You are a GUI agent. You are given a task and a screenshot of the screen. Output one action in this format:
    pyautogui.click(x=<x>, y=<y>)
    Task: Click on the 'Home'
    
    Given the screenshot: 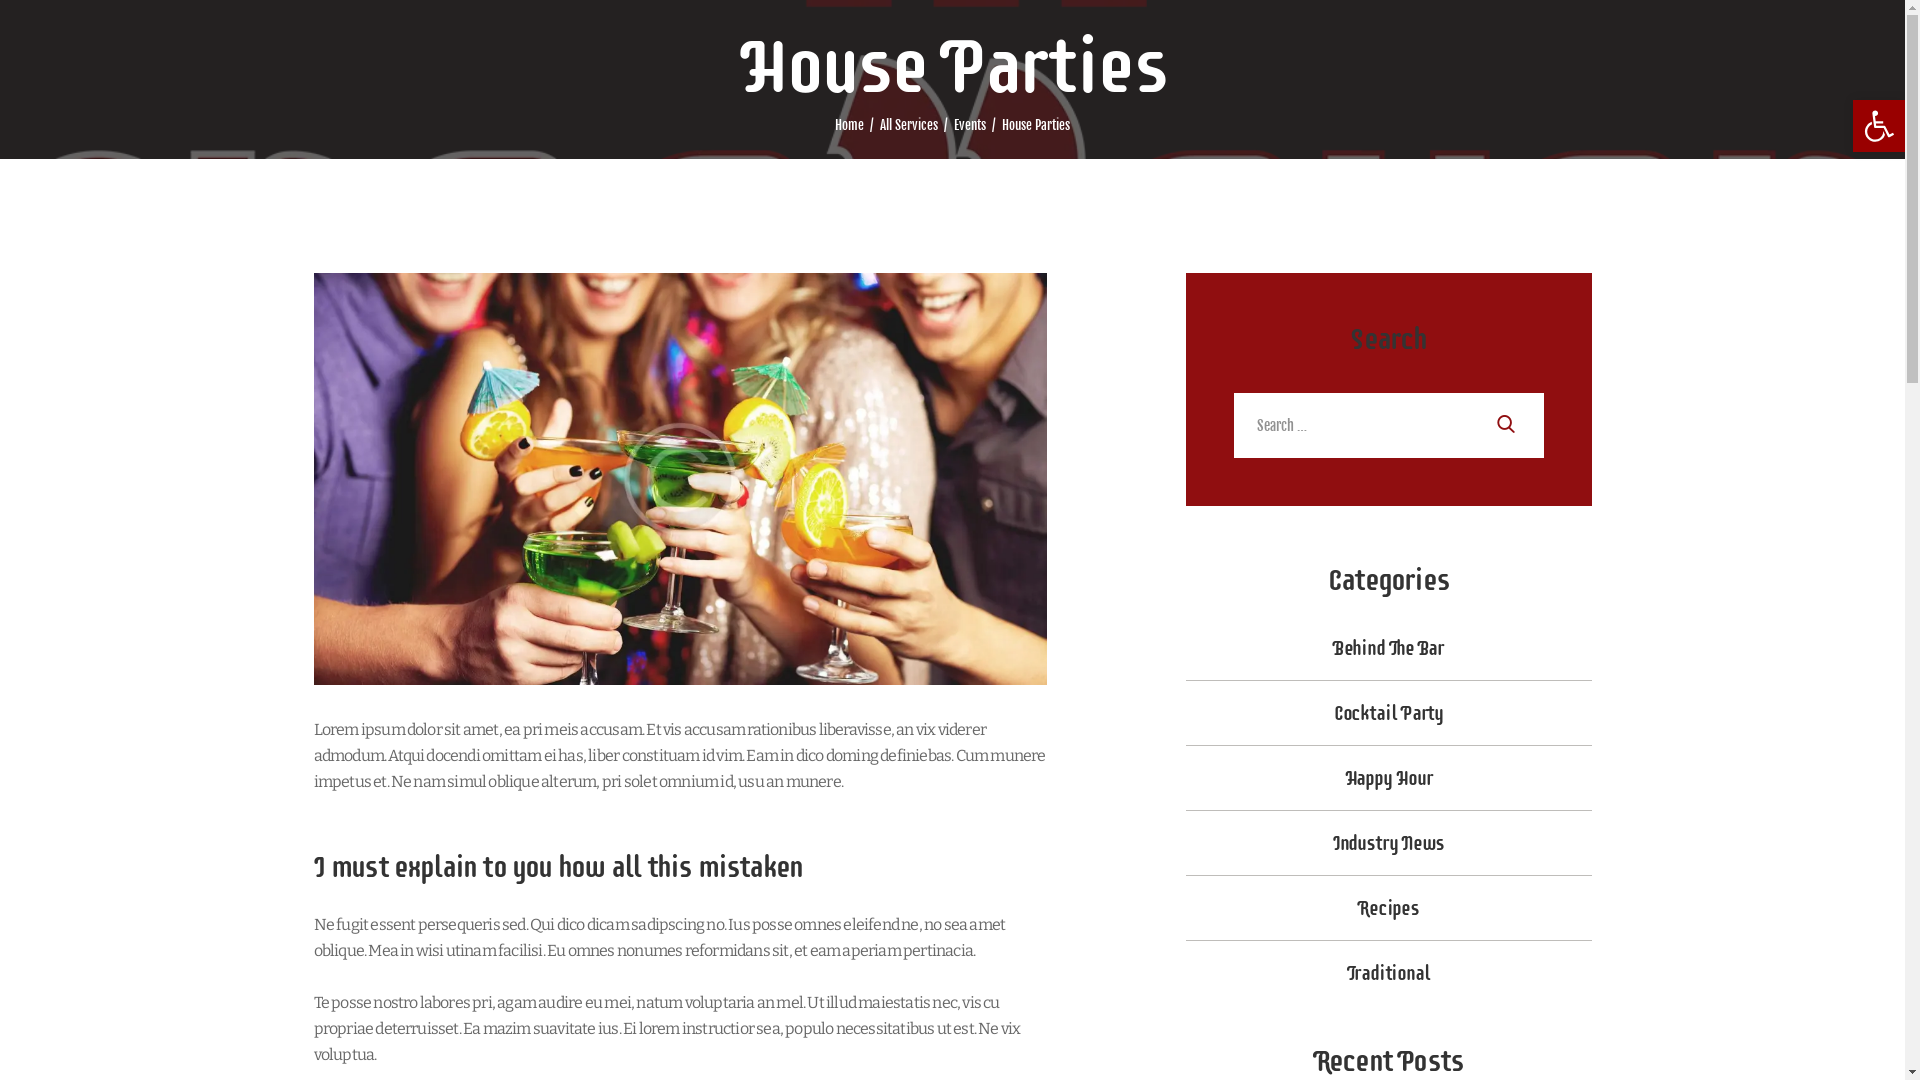 What is the action you would take?
    pyautogui.click(x=849, y=125)
    